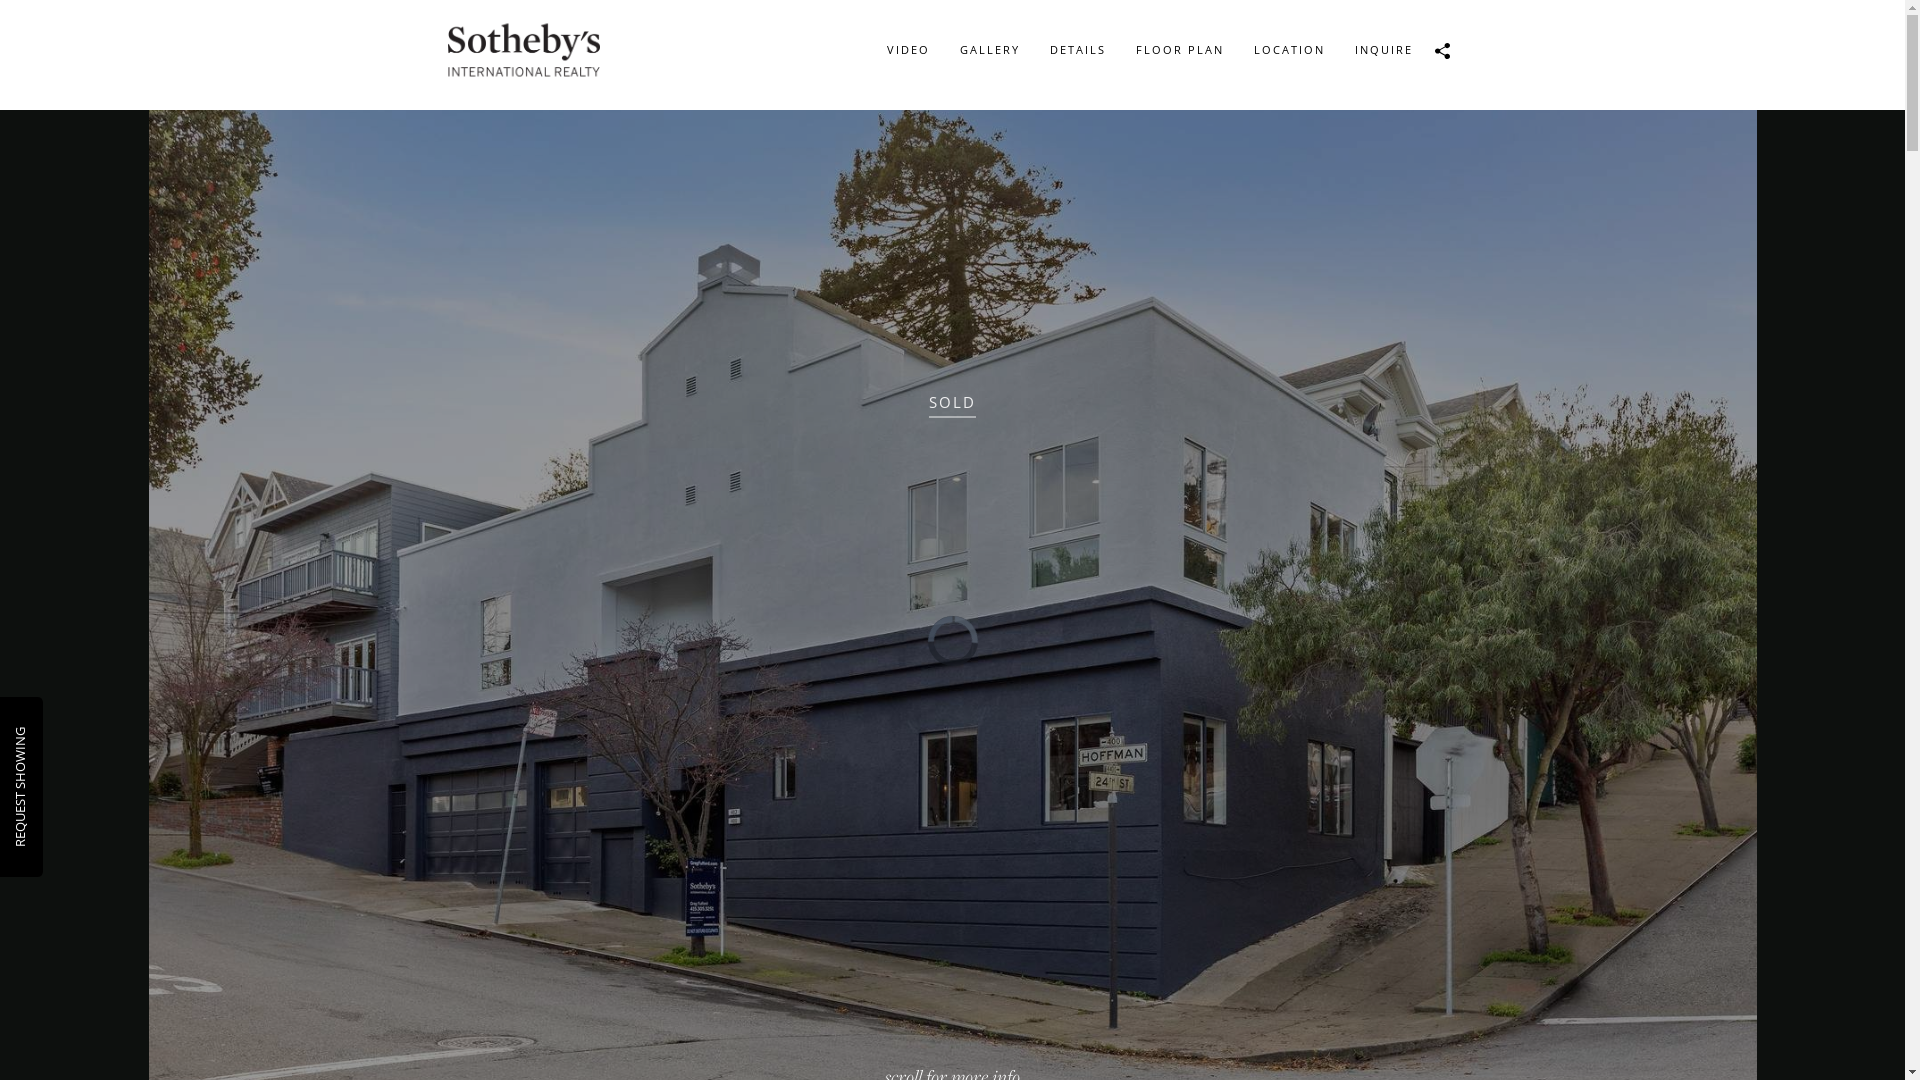 The image size is (1920, 1080). What do you see at coordinates (71, 736) in the screenshot?
I see `'REQUEST SHOWING'` at bounding box center [71, 736].